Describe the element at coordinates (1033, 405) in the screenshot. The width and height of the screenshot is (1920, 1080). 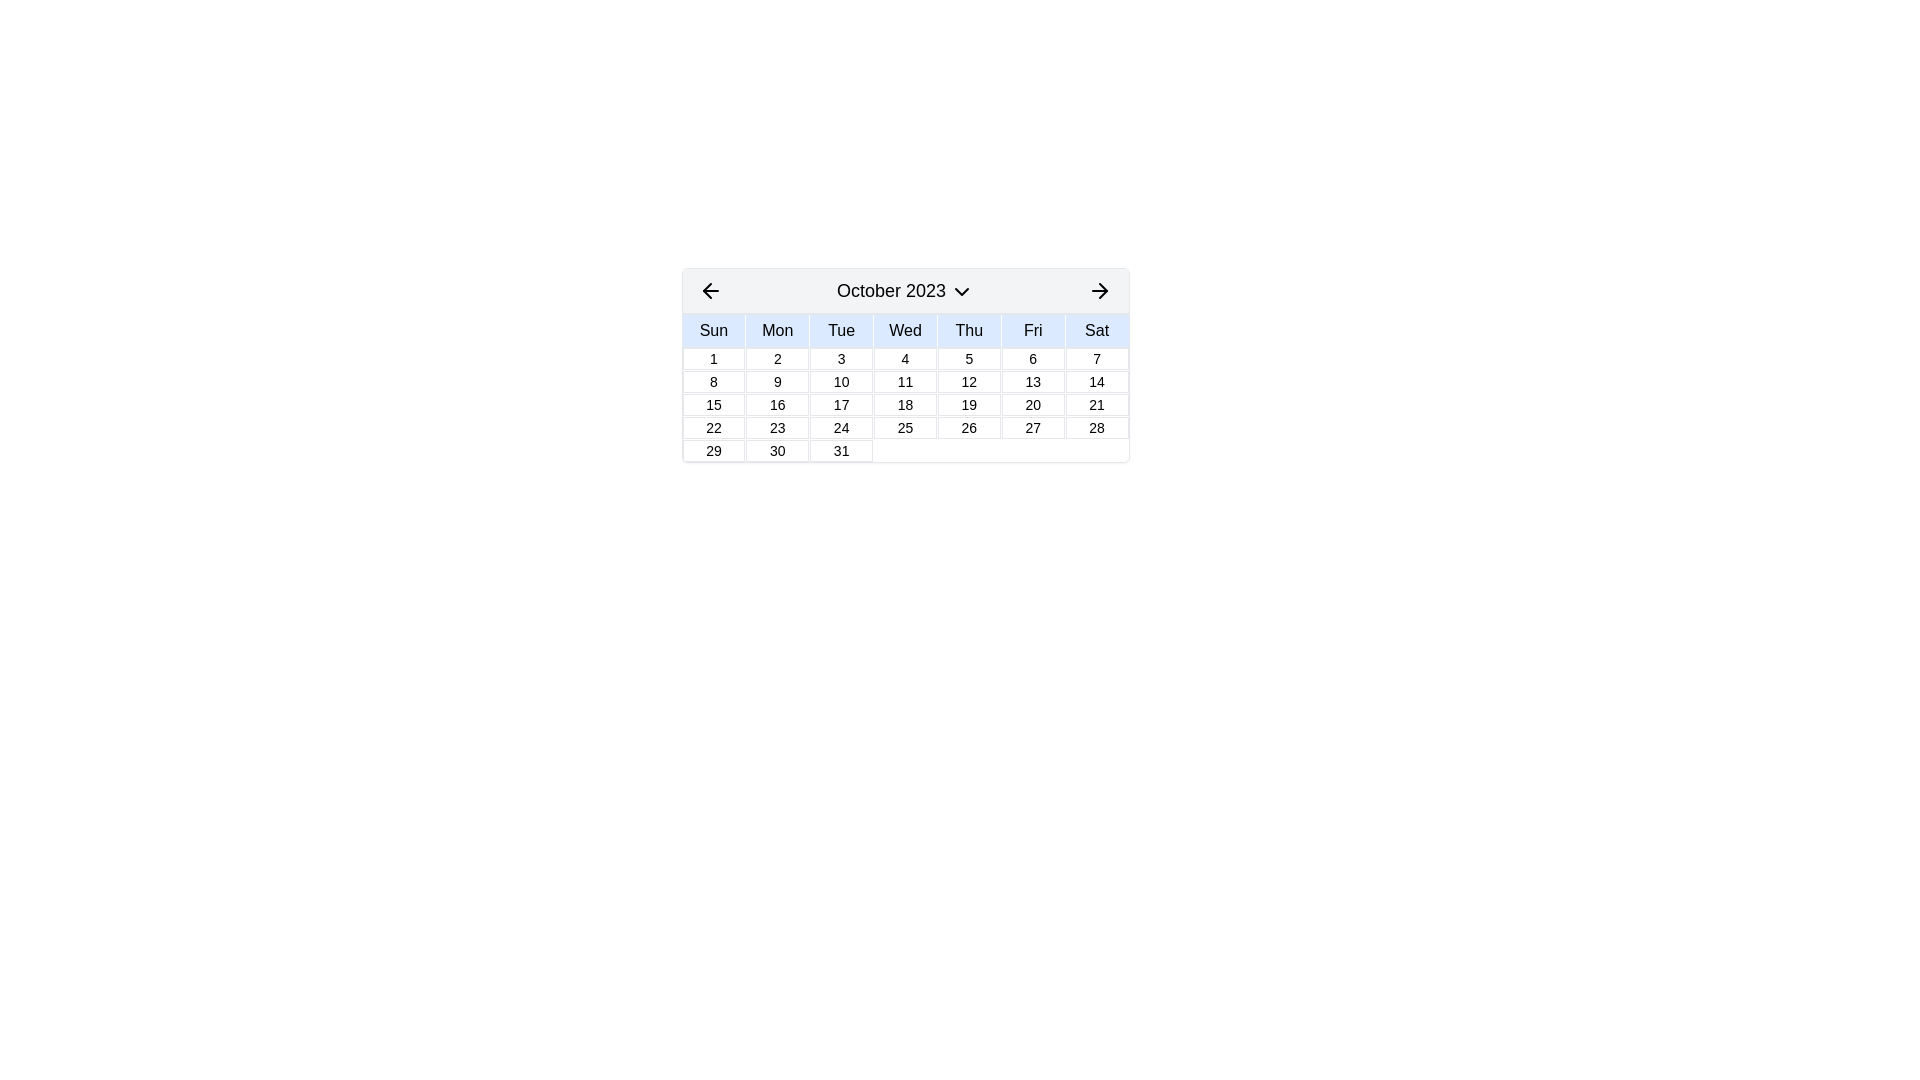
I see `the Calendar Cell representing the date 20 in the graphical calendar interface` at that location.